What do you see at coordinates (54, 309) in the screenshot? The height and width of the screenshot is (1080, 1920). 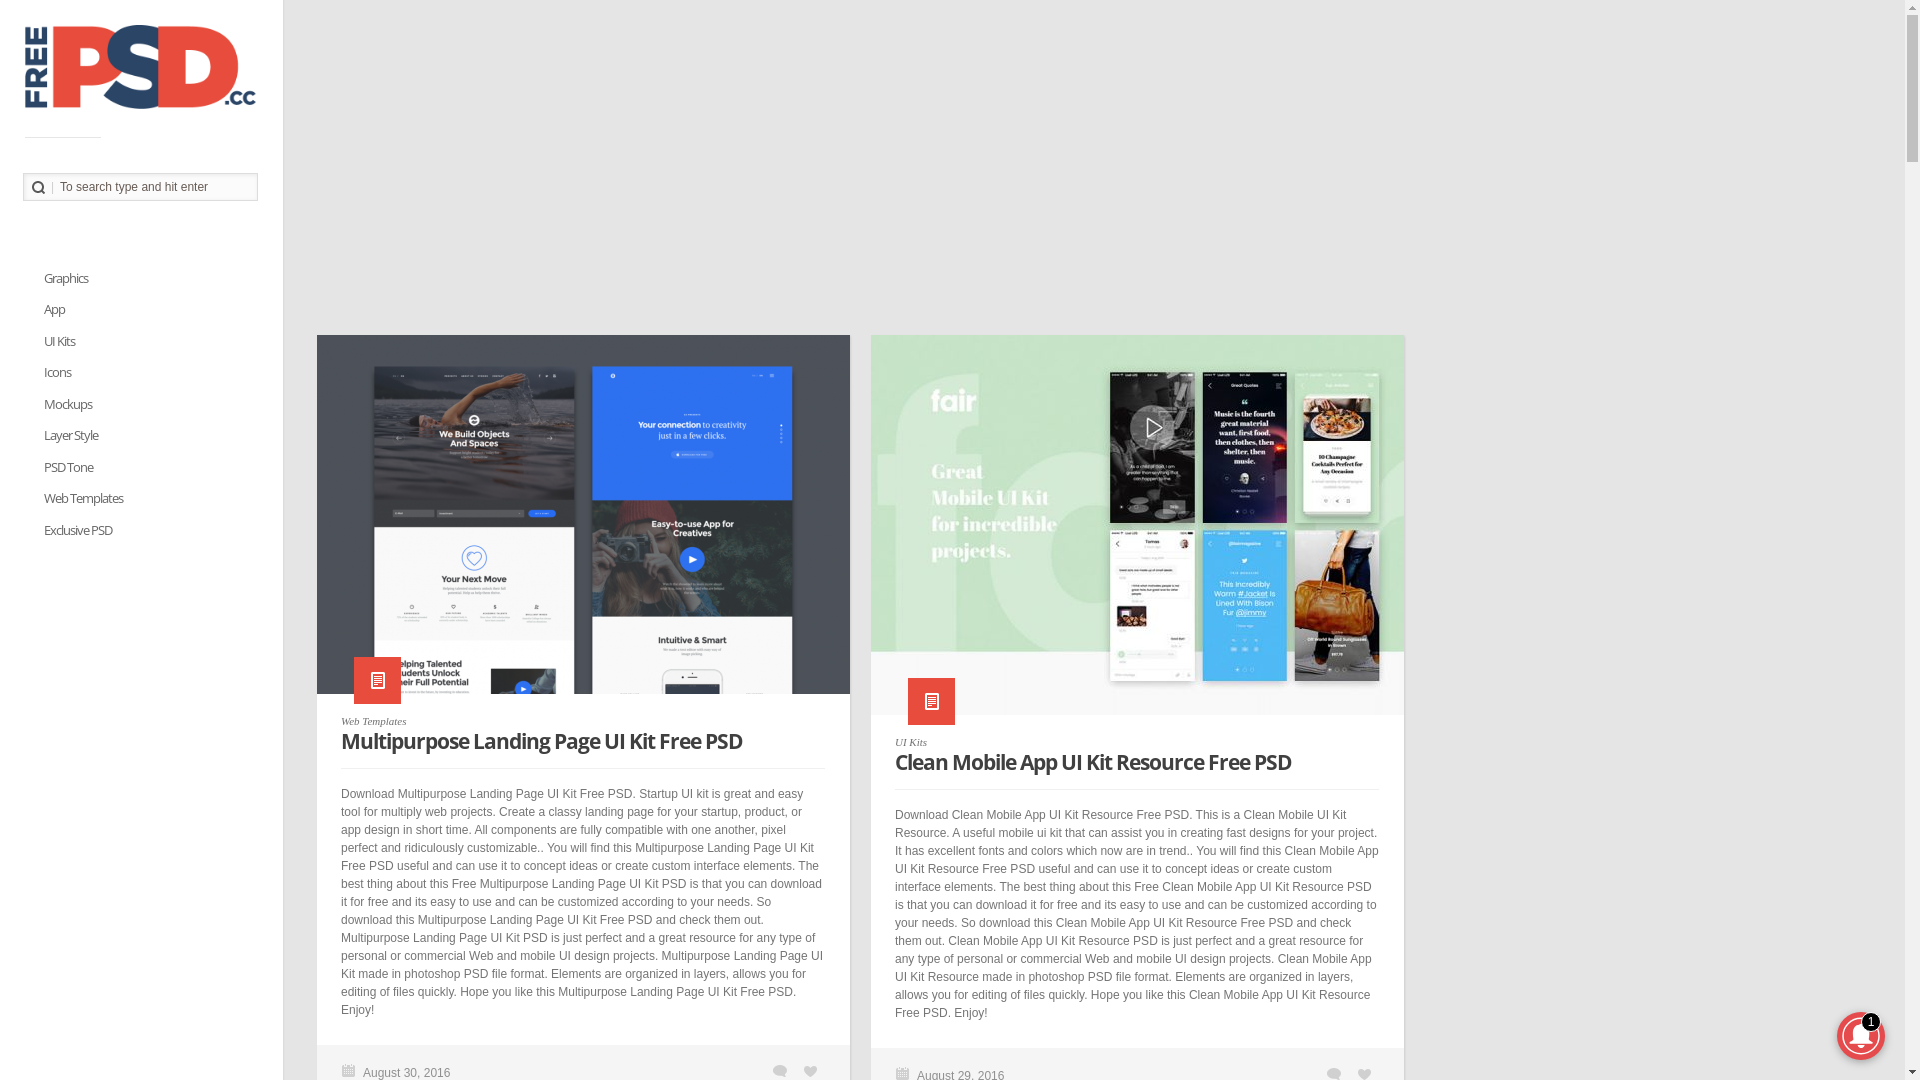 I see `'App'` at bounding box center [54, 309].